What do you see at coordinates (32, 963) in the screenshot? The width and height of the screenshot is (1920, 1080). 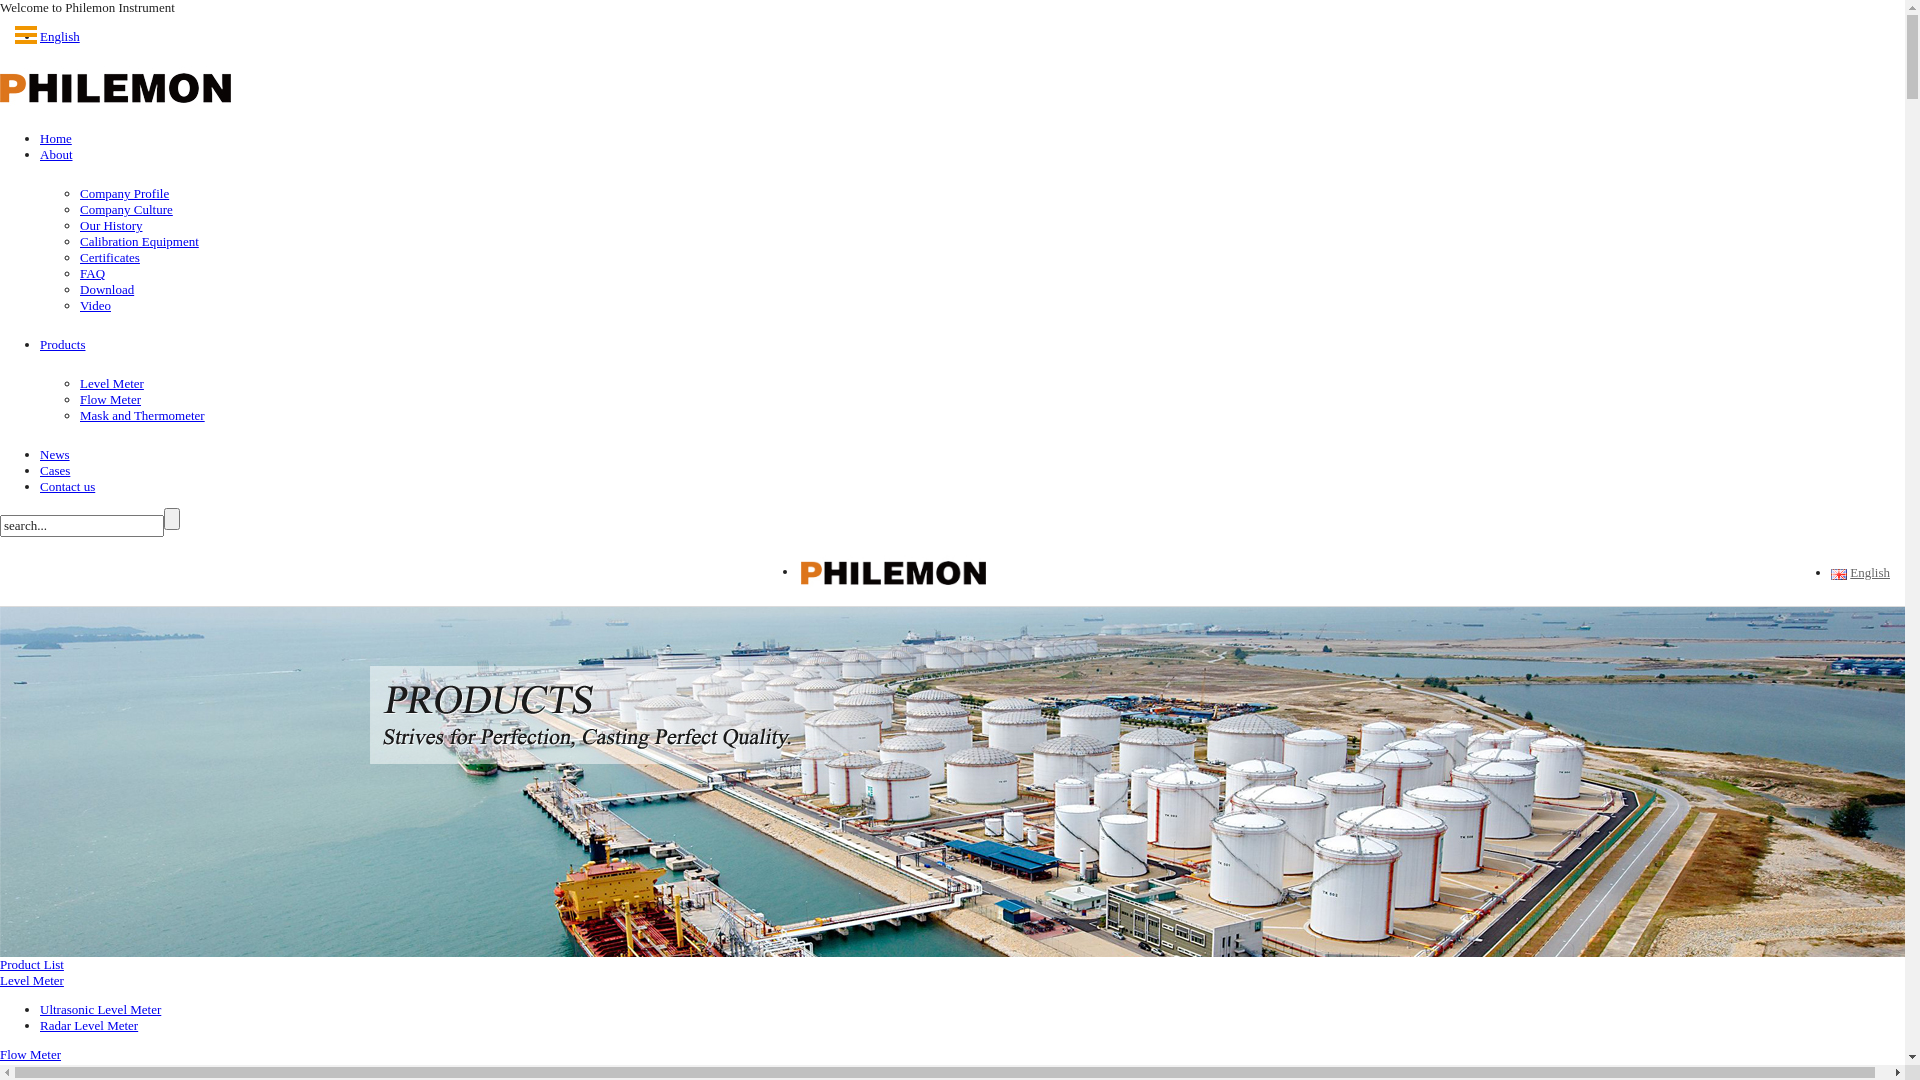 I see `'Product List'` at bounding box center [32, 963].